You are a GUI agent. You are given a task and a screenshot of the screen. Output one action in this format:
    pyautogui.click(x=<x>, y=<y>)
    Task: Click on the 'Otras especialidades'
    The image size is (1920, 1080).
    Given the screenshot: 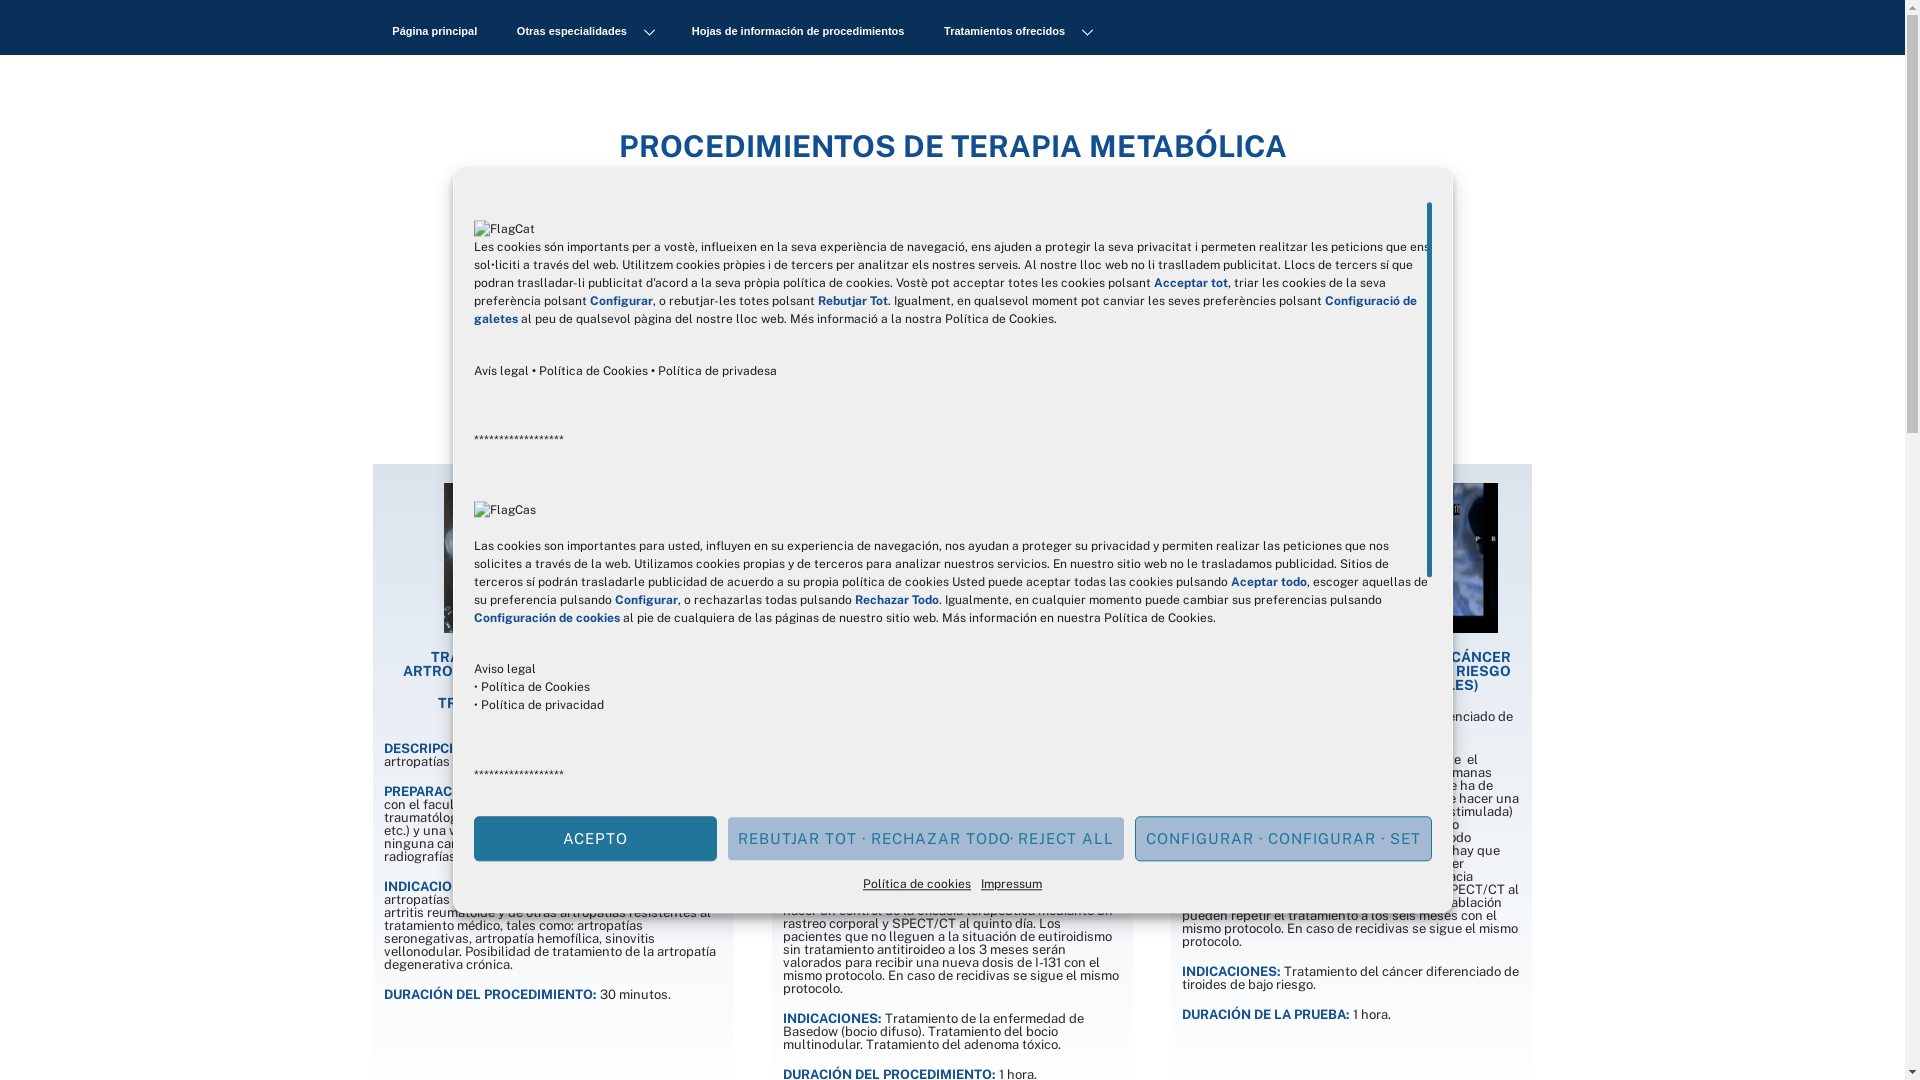 What is the action you would take?
    pyautogui.click(x=583, y=30)
    